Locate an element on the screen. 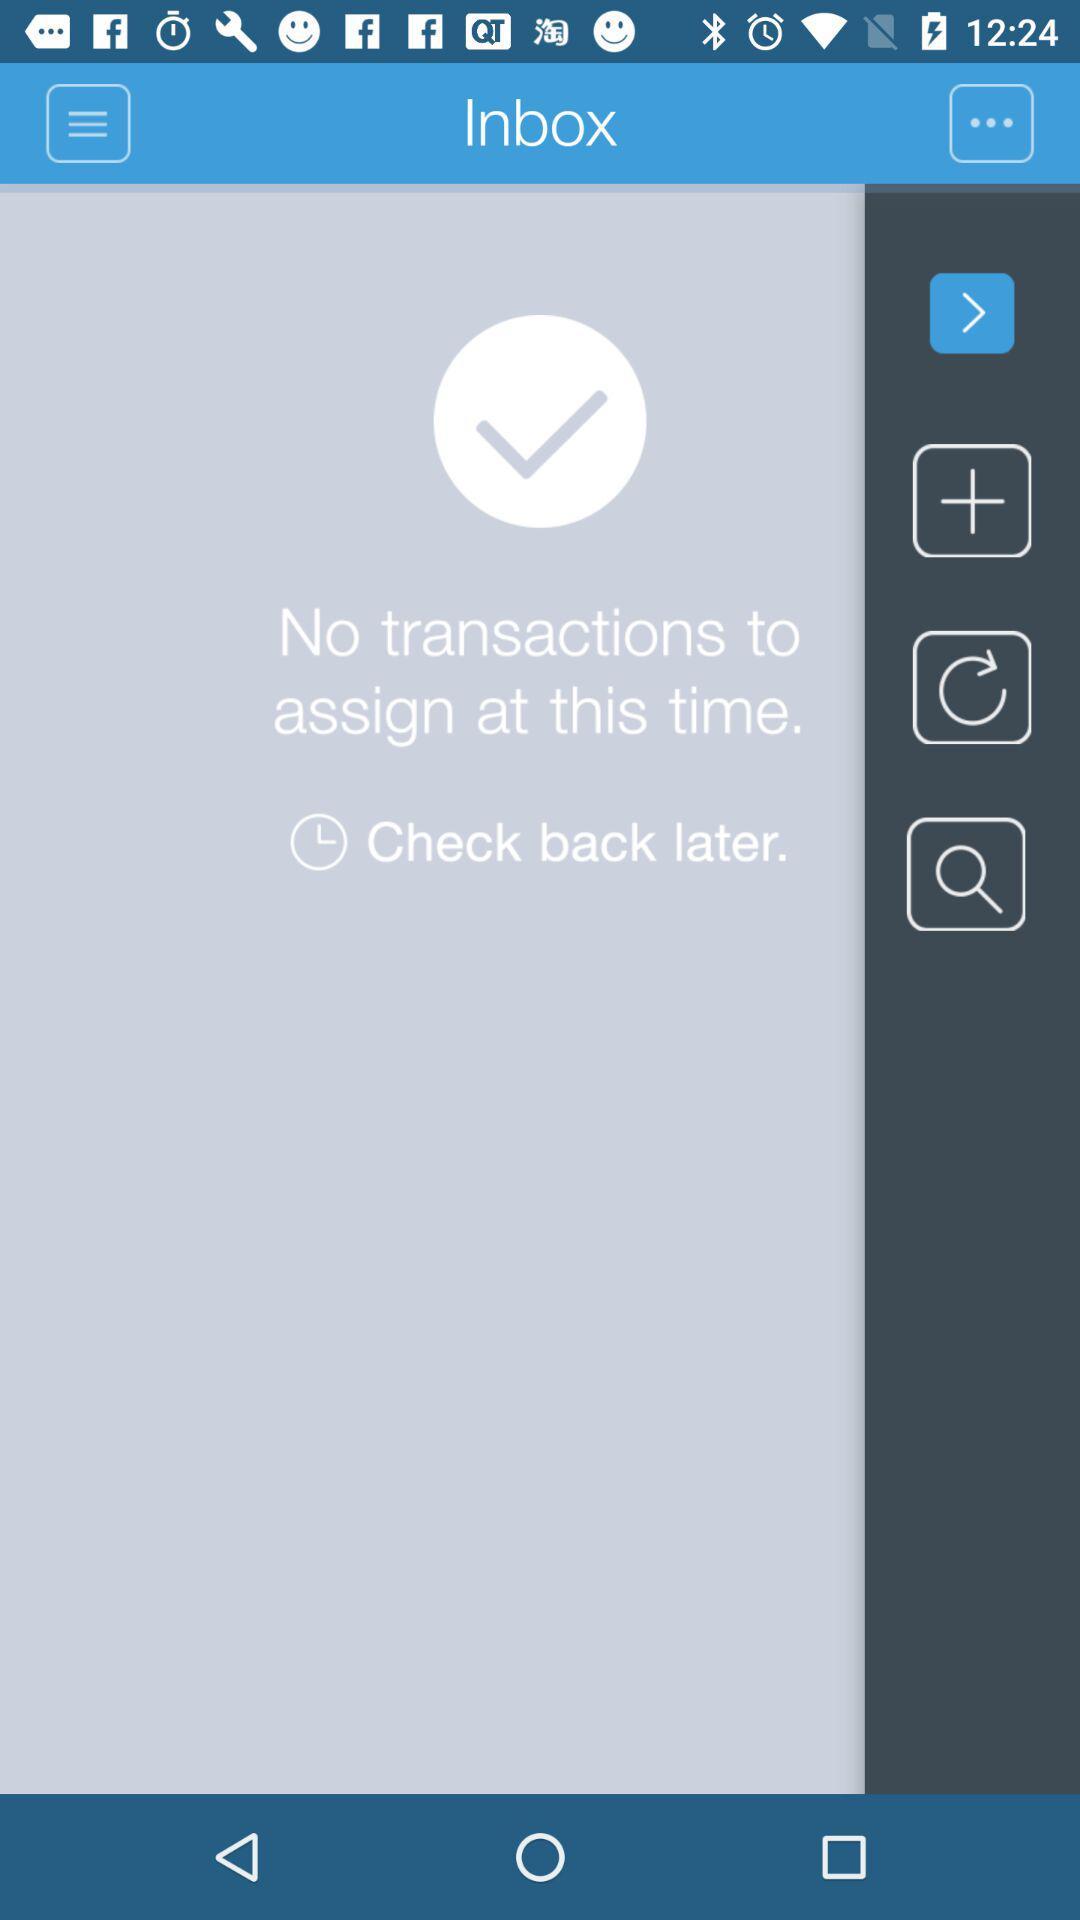  item to the left of inbox icon is located at coordinates (86, 122).